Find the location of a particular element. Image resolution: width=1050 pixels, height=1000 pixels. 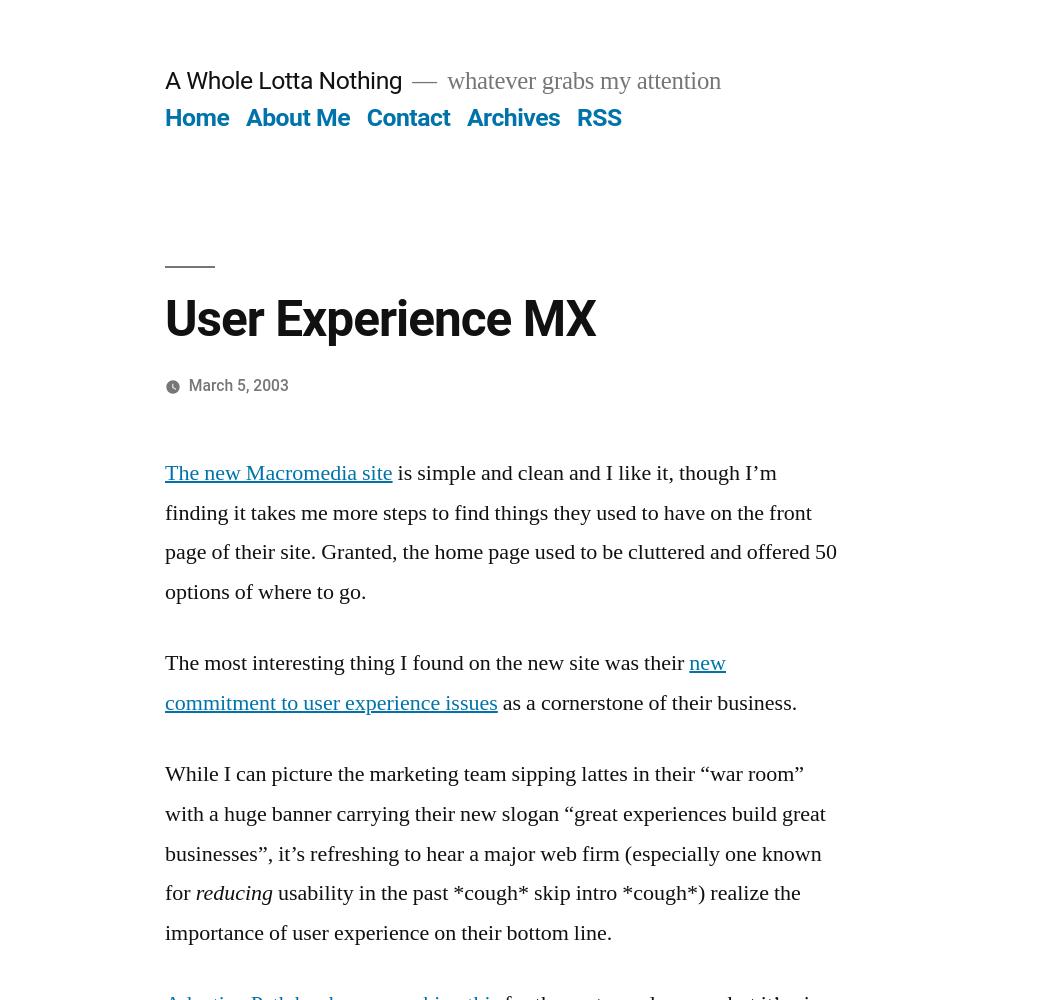

'While I can picture the marketing team sipping lattes in their “war room” with a huge banner carrying their new slogan “great experiences build great businesses”, it’s refreshing to hear a major web firm (especially one known for' is located at coordinates (164, 832).